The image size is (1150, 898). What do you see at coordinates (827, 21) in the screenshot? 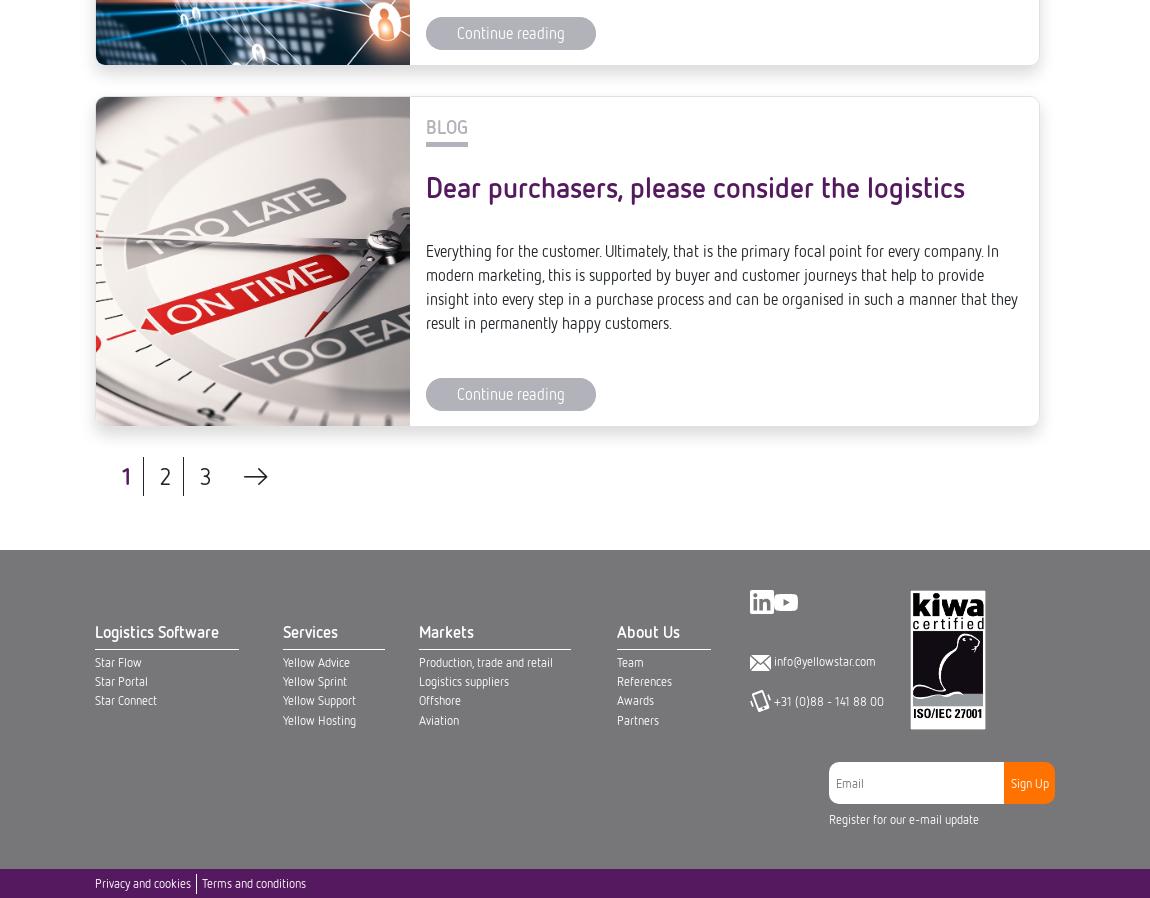
I see `'+31 (0)88 - 141 88 00'` at bounding box center [827, 21].